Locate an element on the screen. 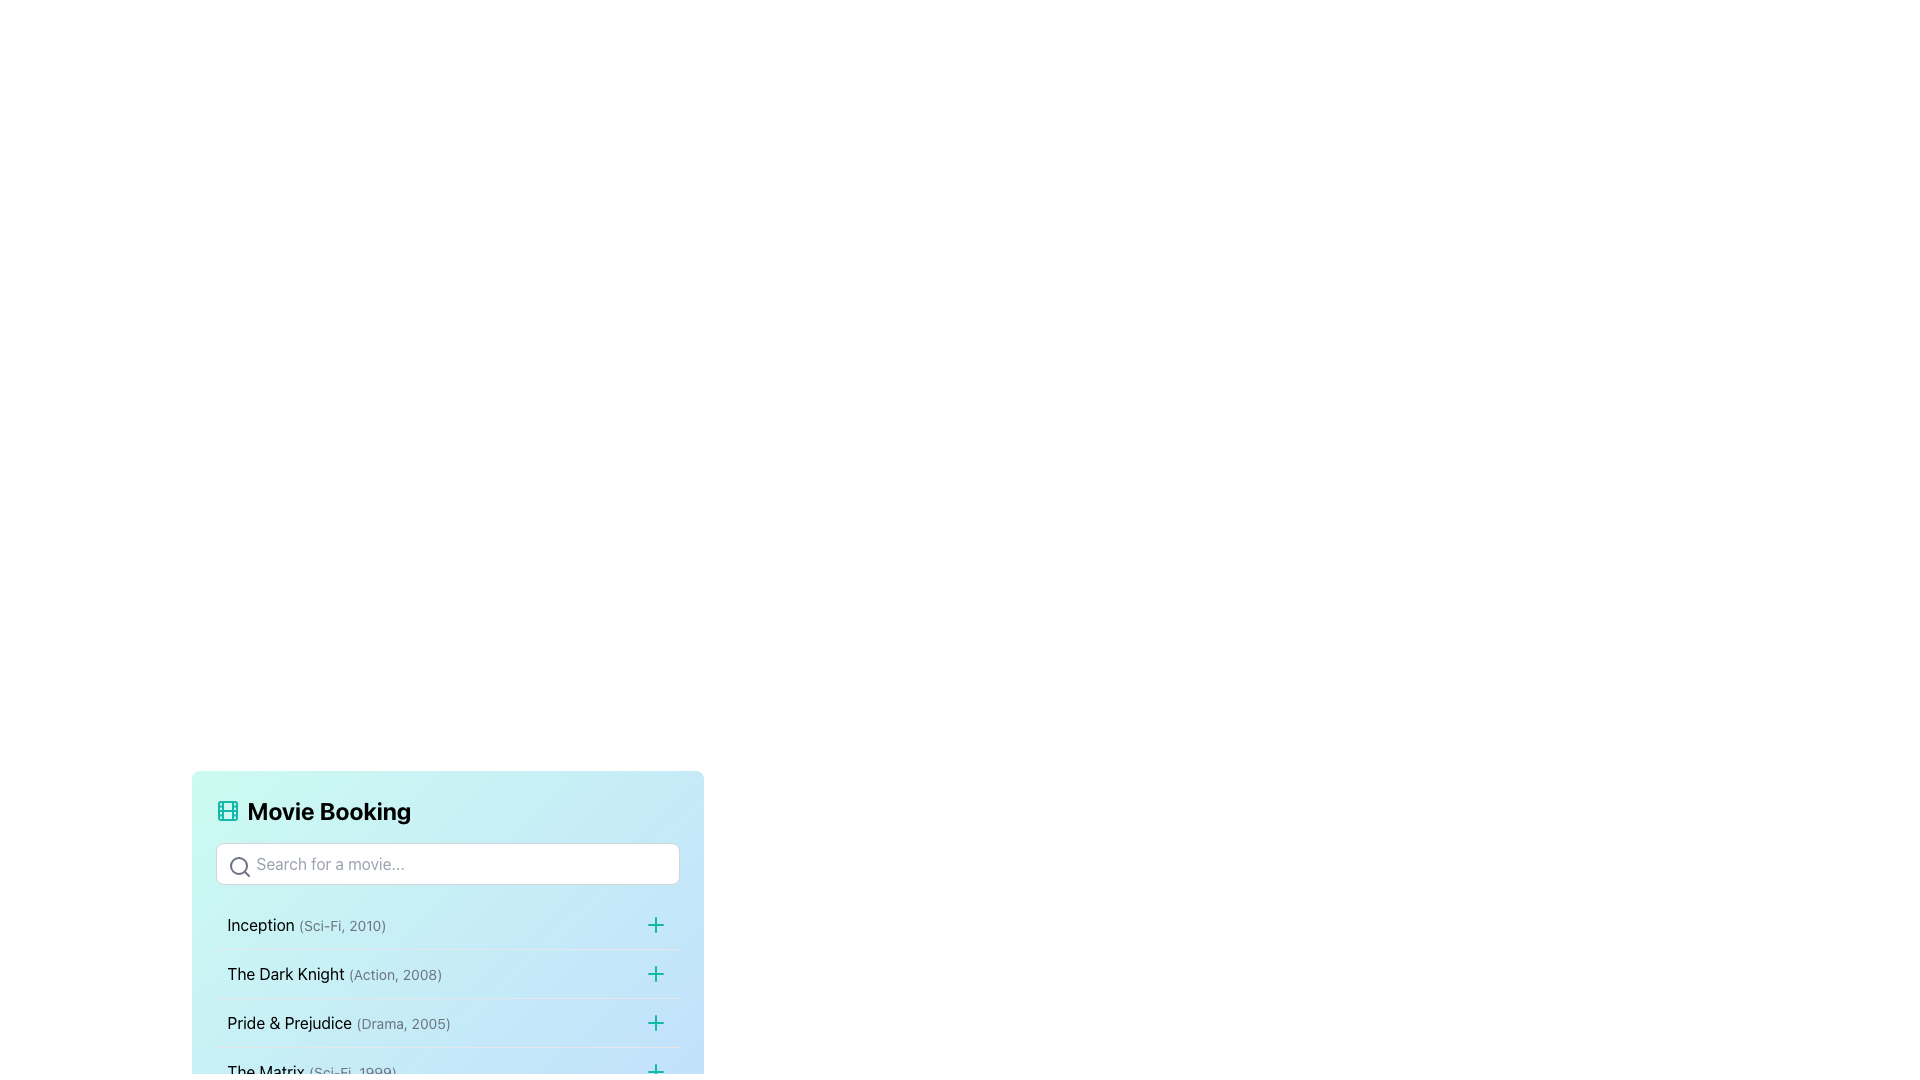 The width and height of the screenshot is (1920, 1080). the button is located at coordinates (655, 973).